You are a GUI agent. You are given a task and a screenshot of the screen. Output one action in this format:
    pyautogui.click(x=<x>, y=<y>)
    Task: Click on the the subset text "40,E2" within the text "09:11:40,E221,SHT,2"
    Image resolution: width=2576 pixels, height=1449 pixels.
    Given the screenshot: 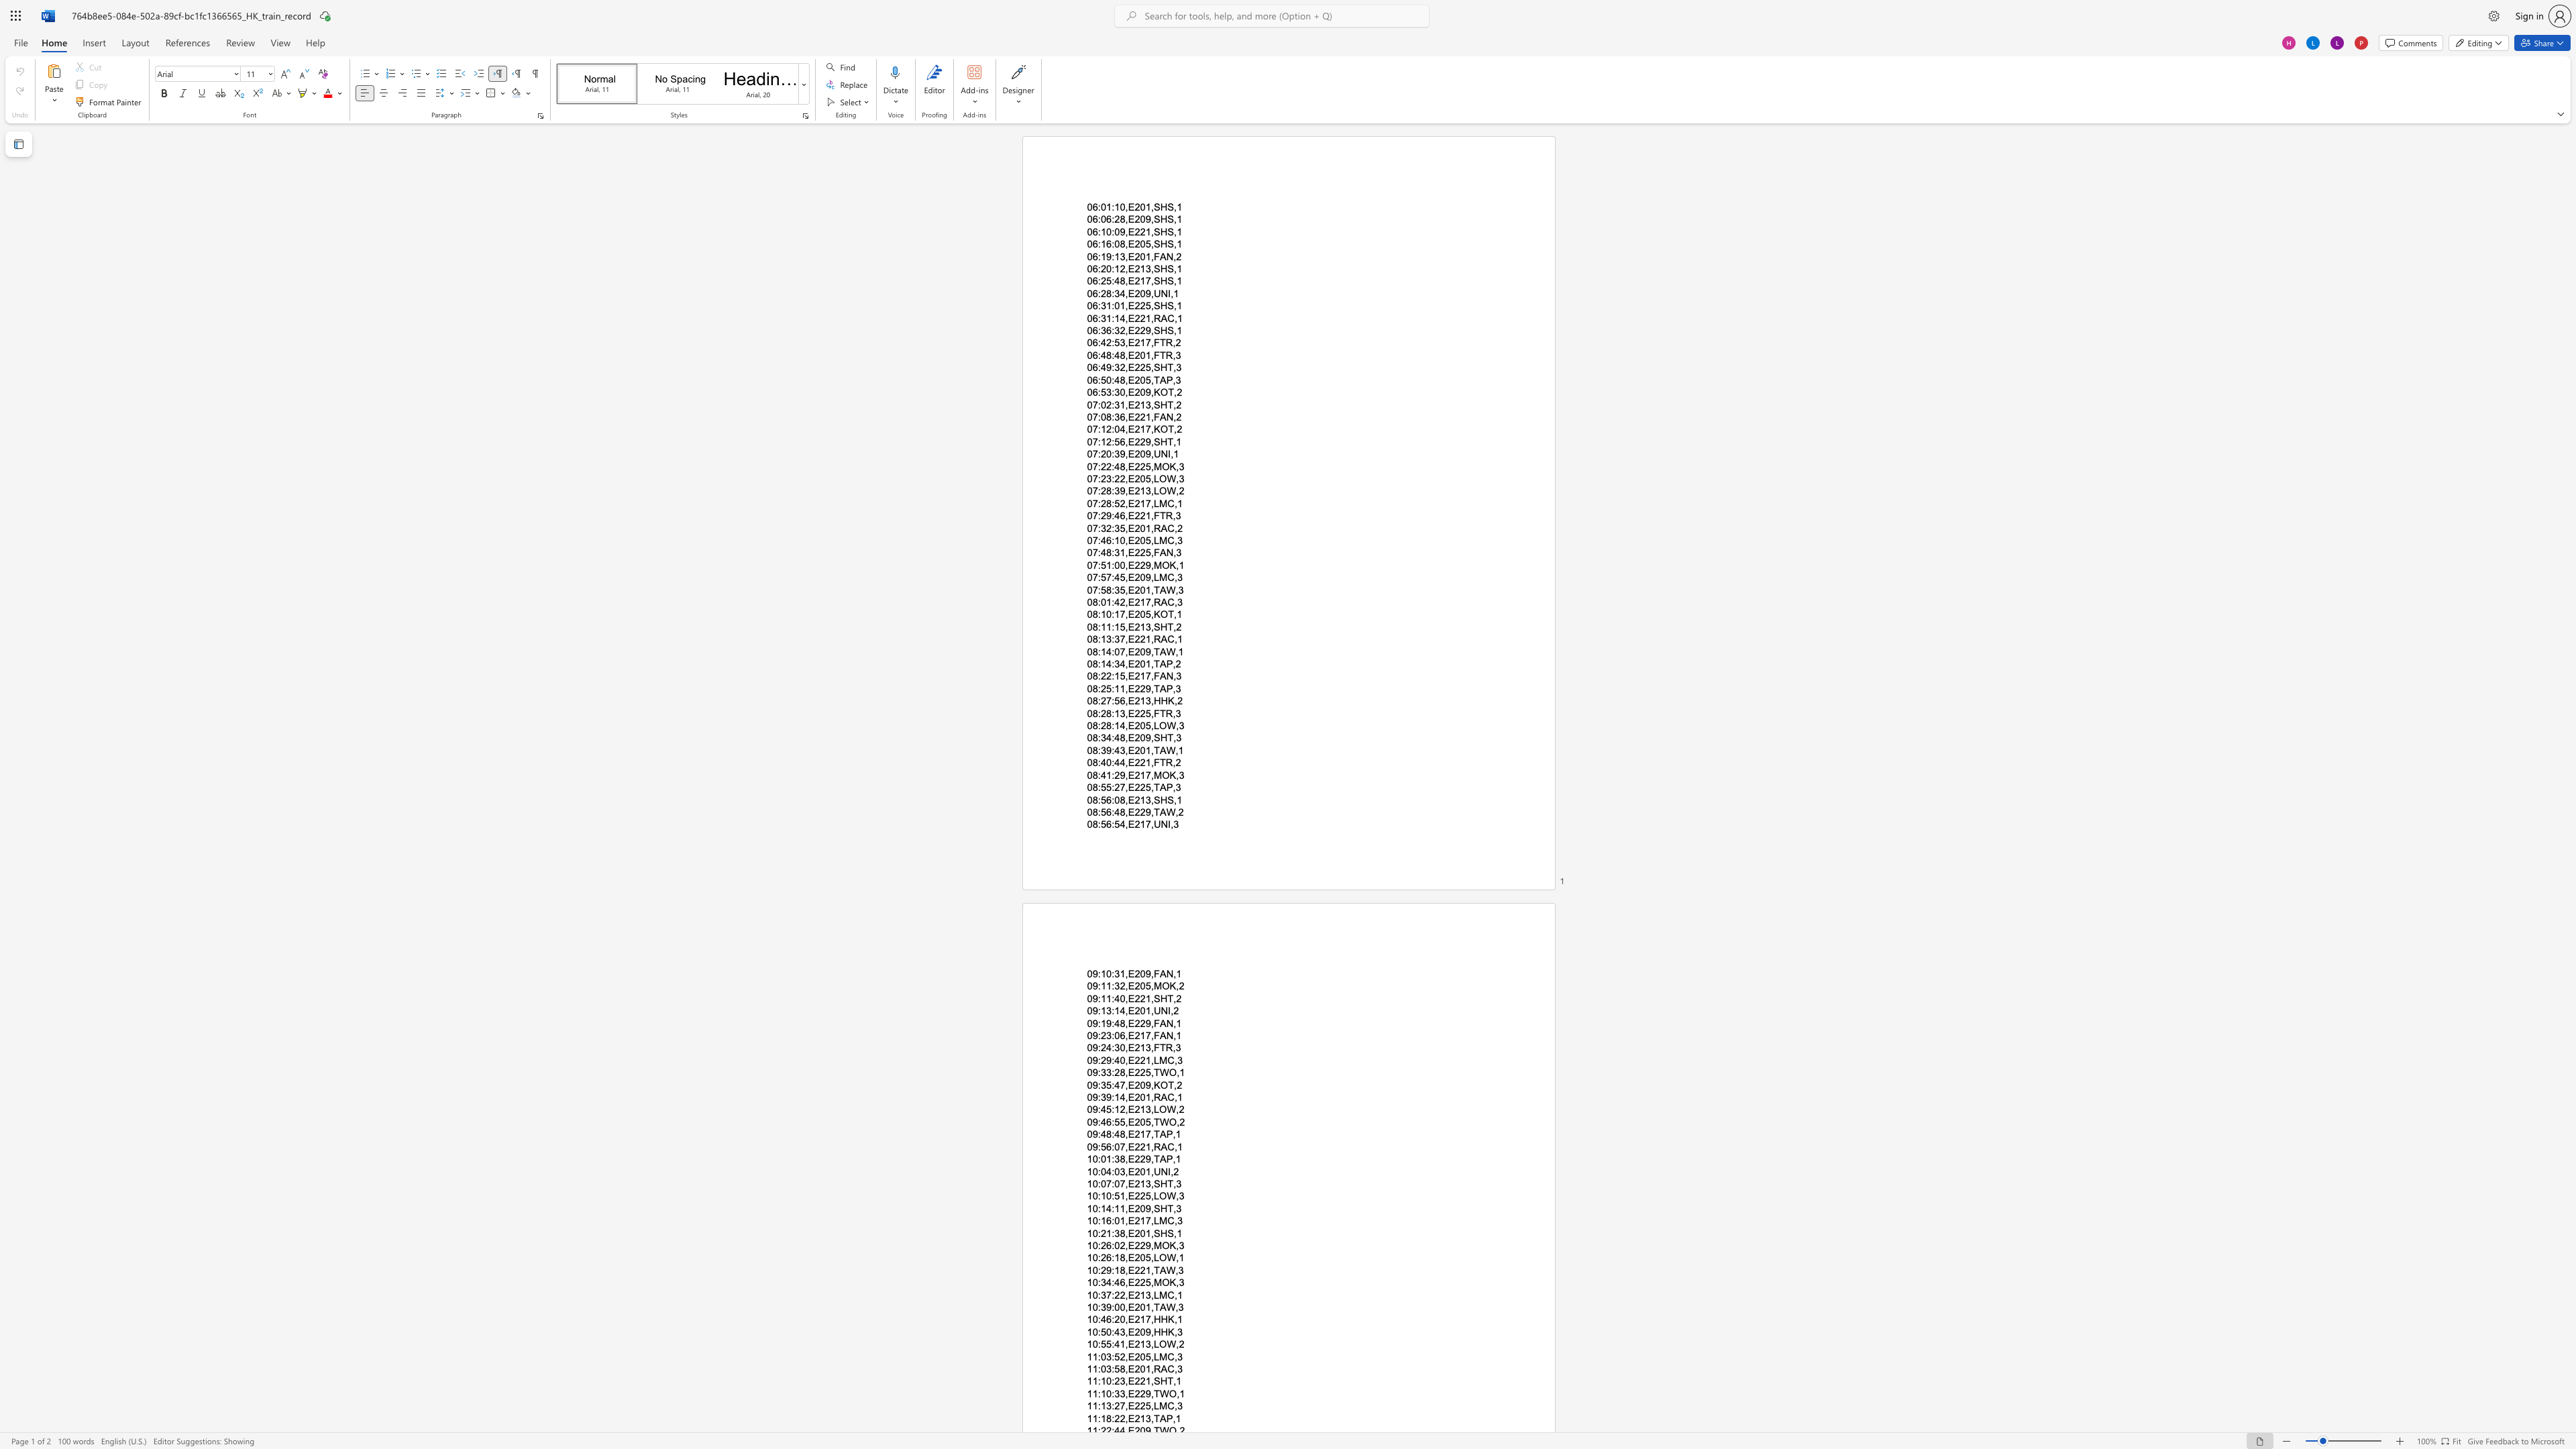 What is the action you would take?
    pyautogui.click(x=1114, y=997)
    